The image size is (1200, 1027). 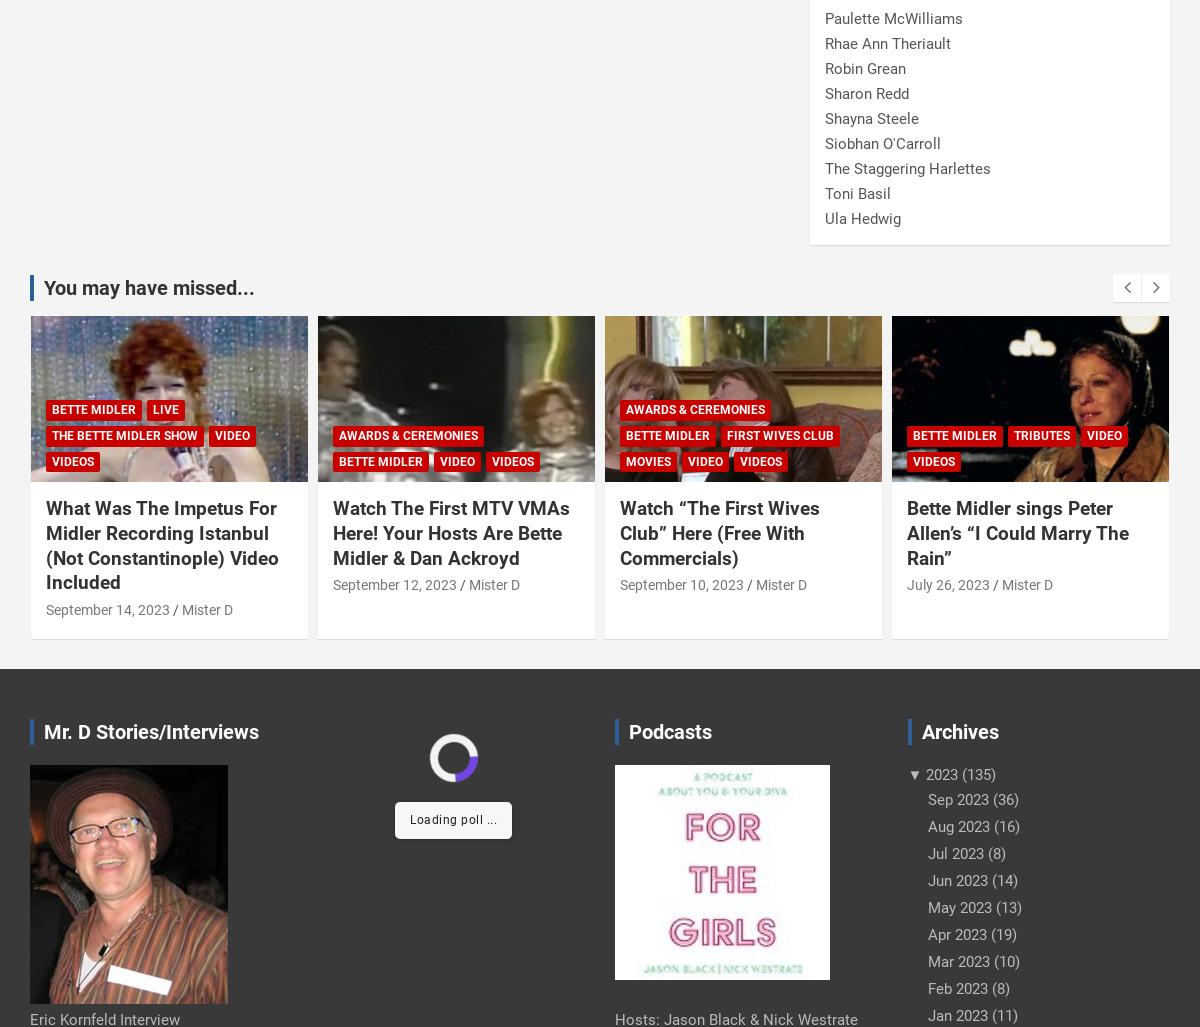 What do you see at coordinates (986, 933) in the screenshot?
I see `'(19)'` at bounding box center [986, 933].